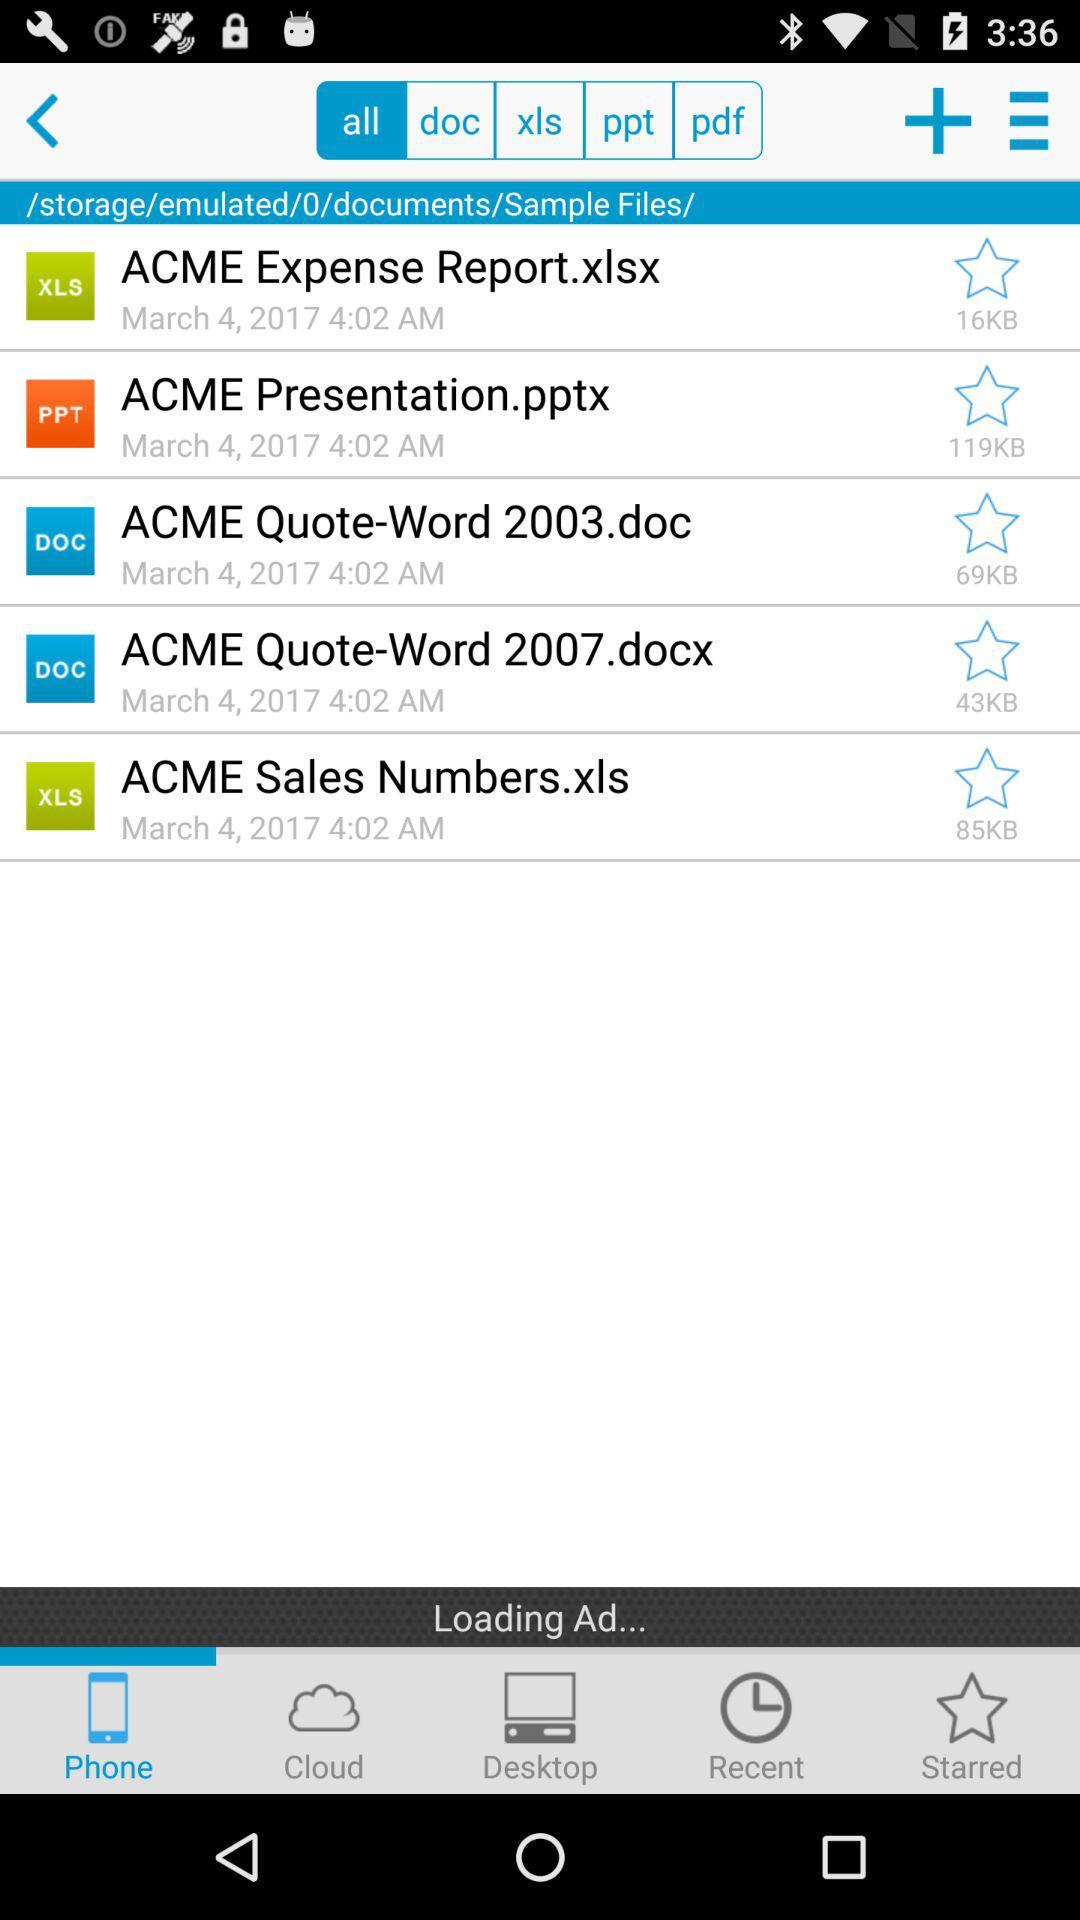  What do you see at coordinates (717, 119) in the screenshot?
I see `the icon next to the ppt item` at bounding box center [717, 119].